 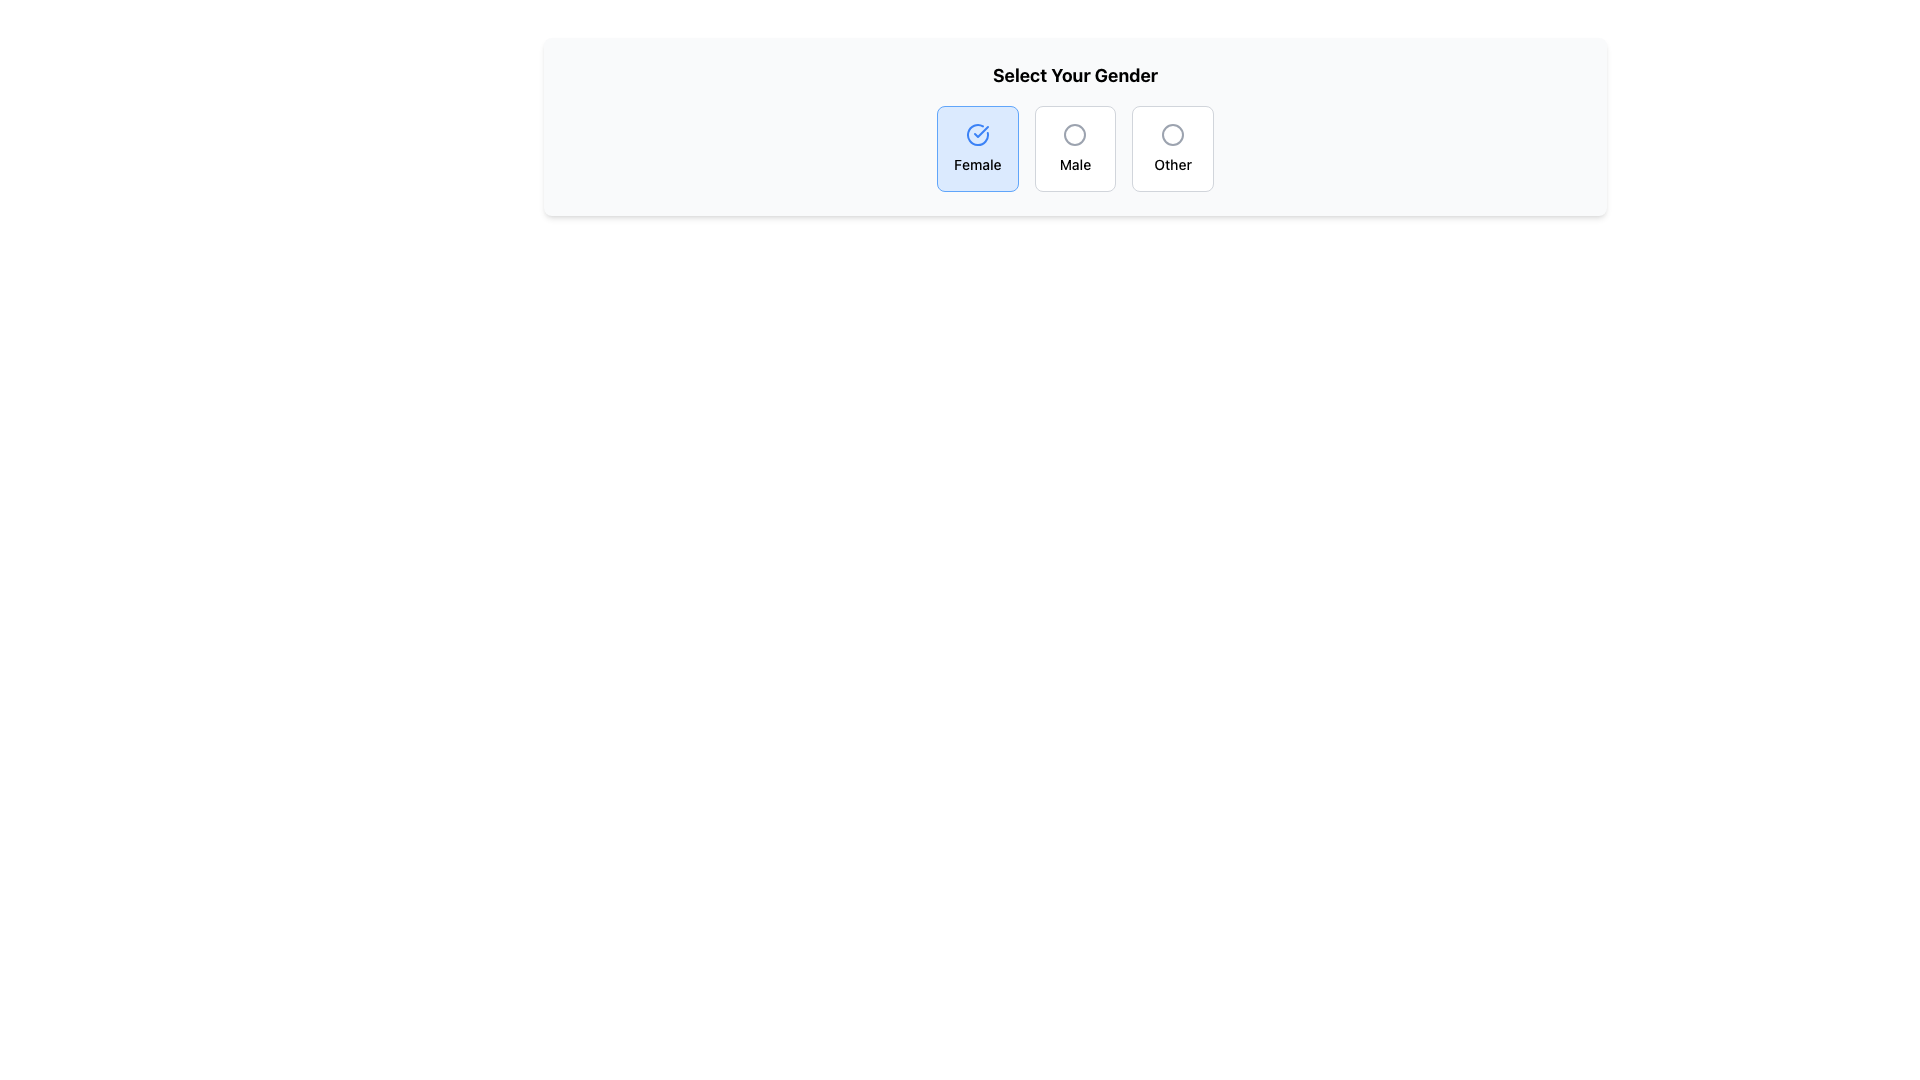 I want to click on the circular selection indicator within the 'Male' radio button option in the 'Select Your Gender' group, so click(x=1074, y=135).